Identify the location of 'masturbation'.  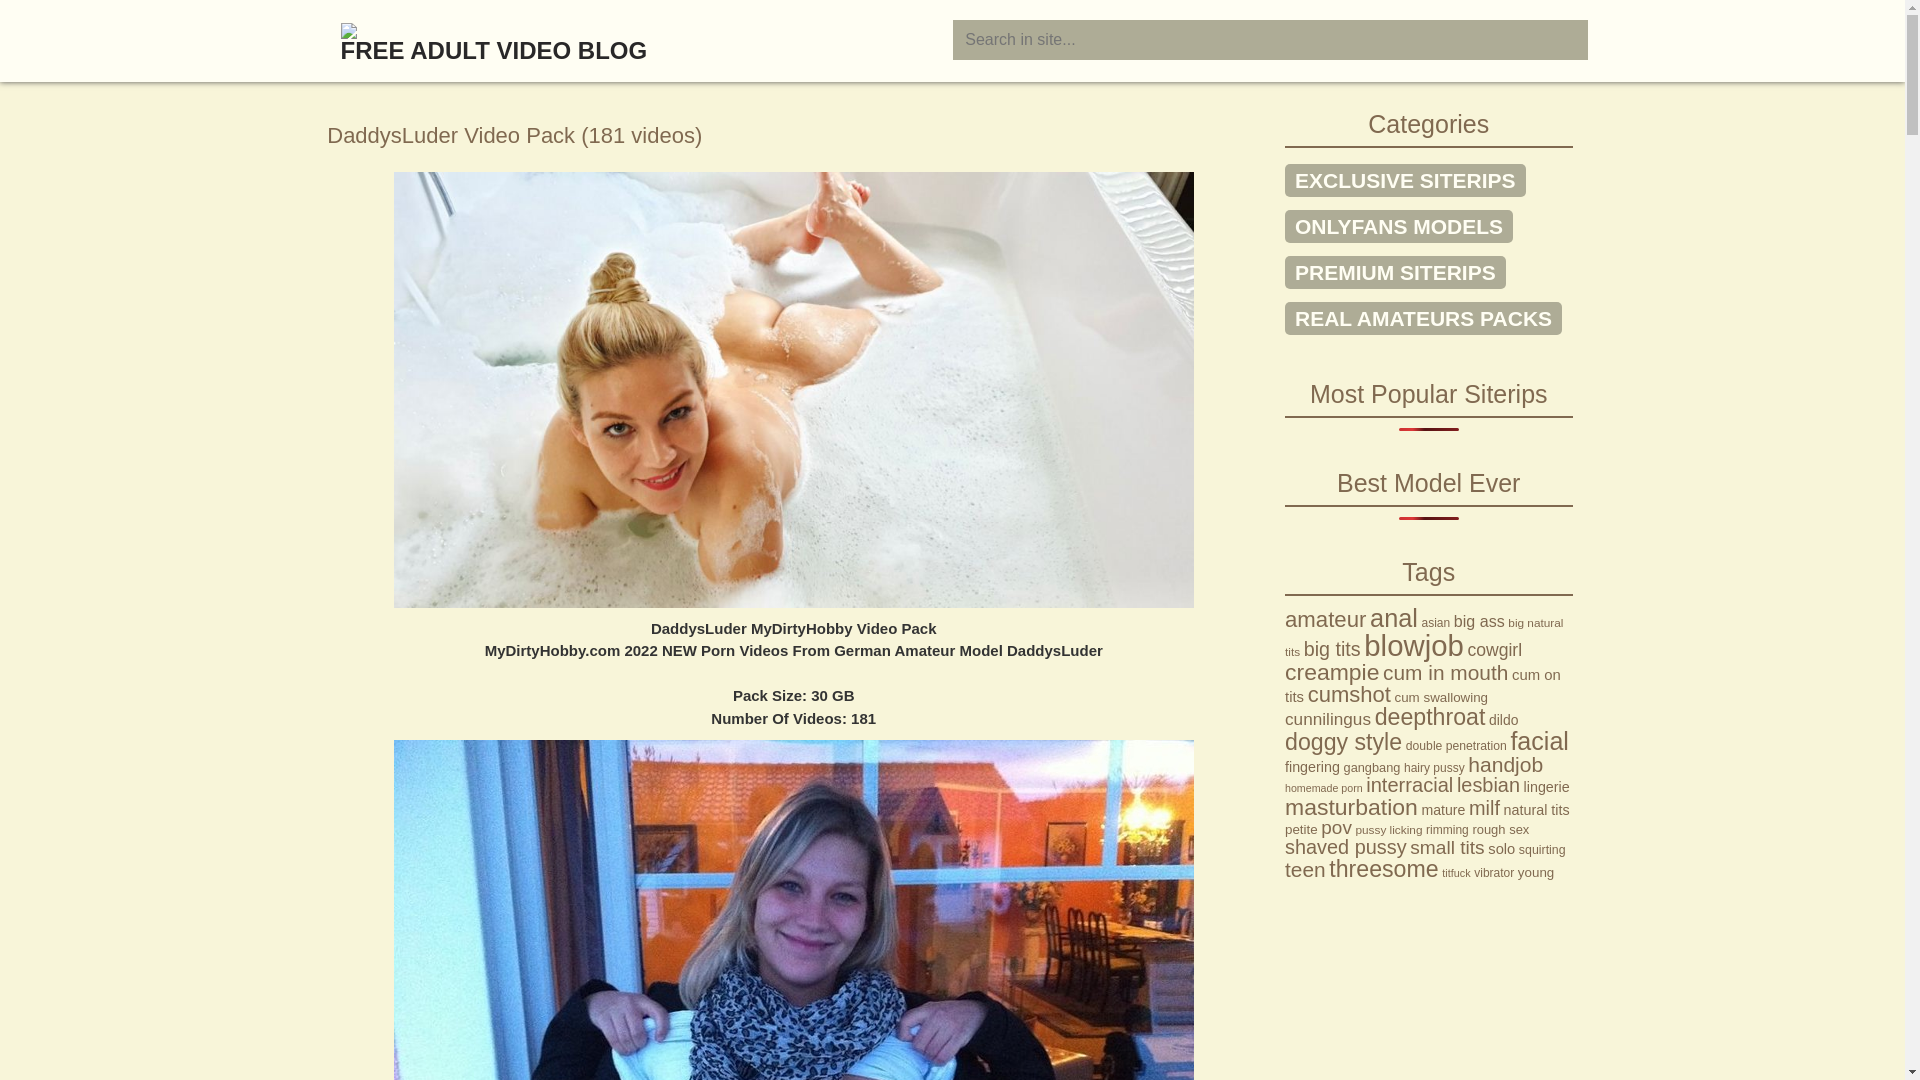
(1351, 805).